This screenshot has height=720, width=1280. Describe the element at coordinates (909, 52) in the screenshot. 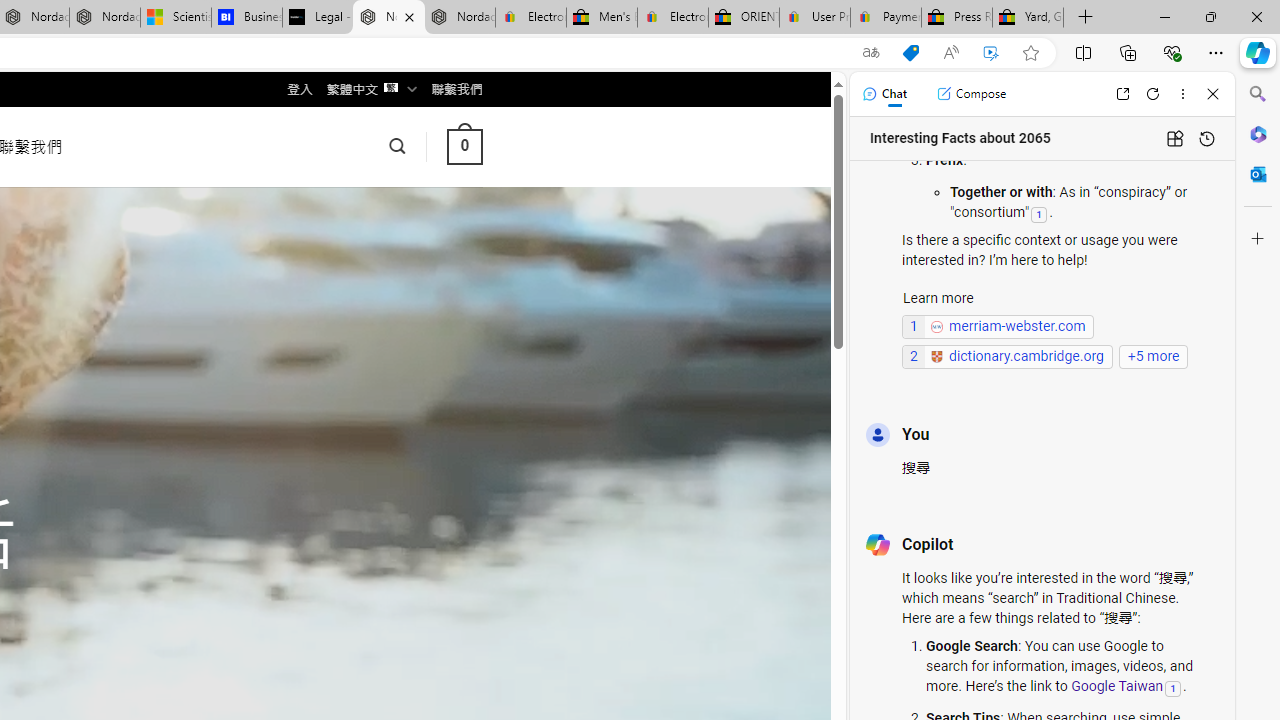

I see `'This site has coupons! Shopping in Microsoft Edge'` at that location.